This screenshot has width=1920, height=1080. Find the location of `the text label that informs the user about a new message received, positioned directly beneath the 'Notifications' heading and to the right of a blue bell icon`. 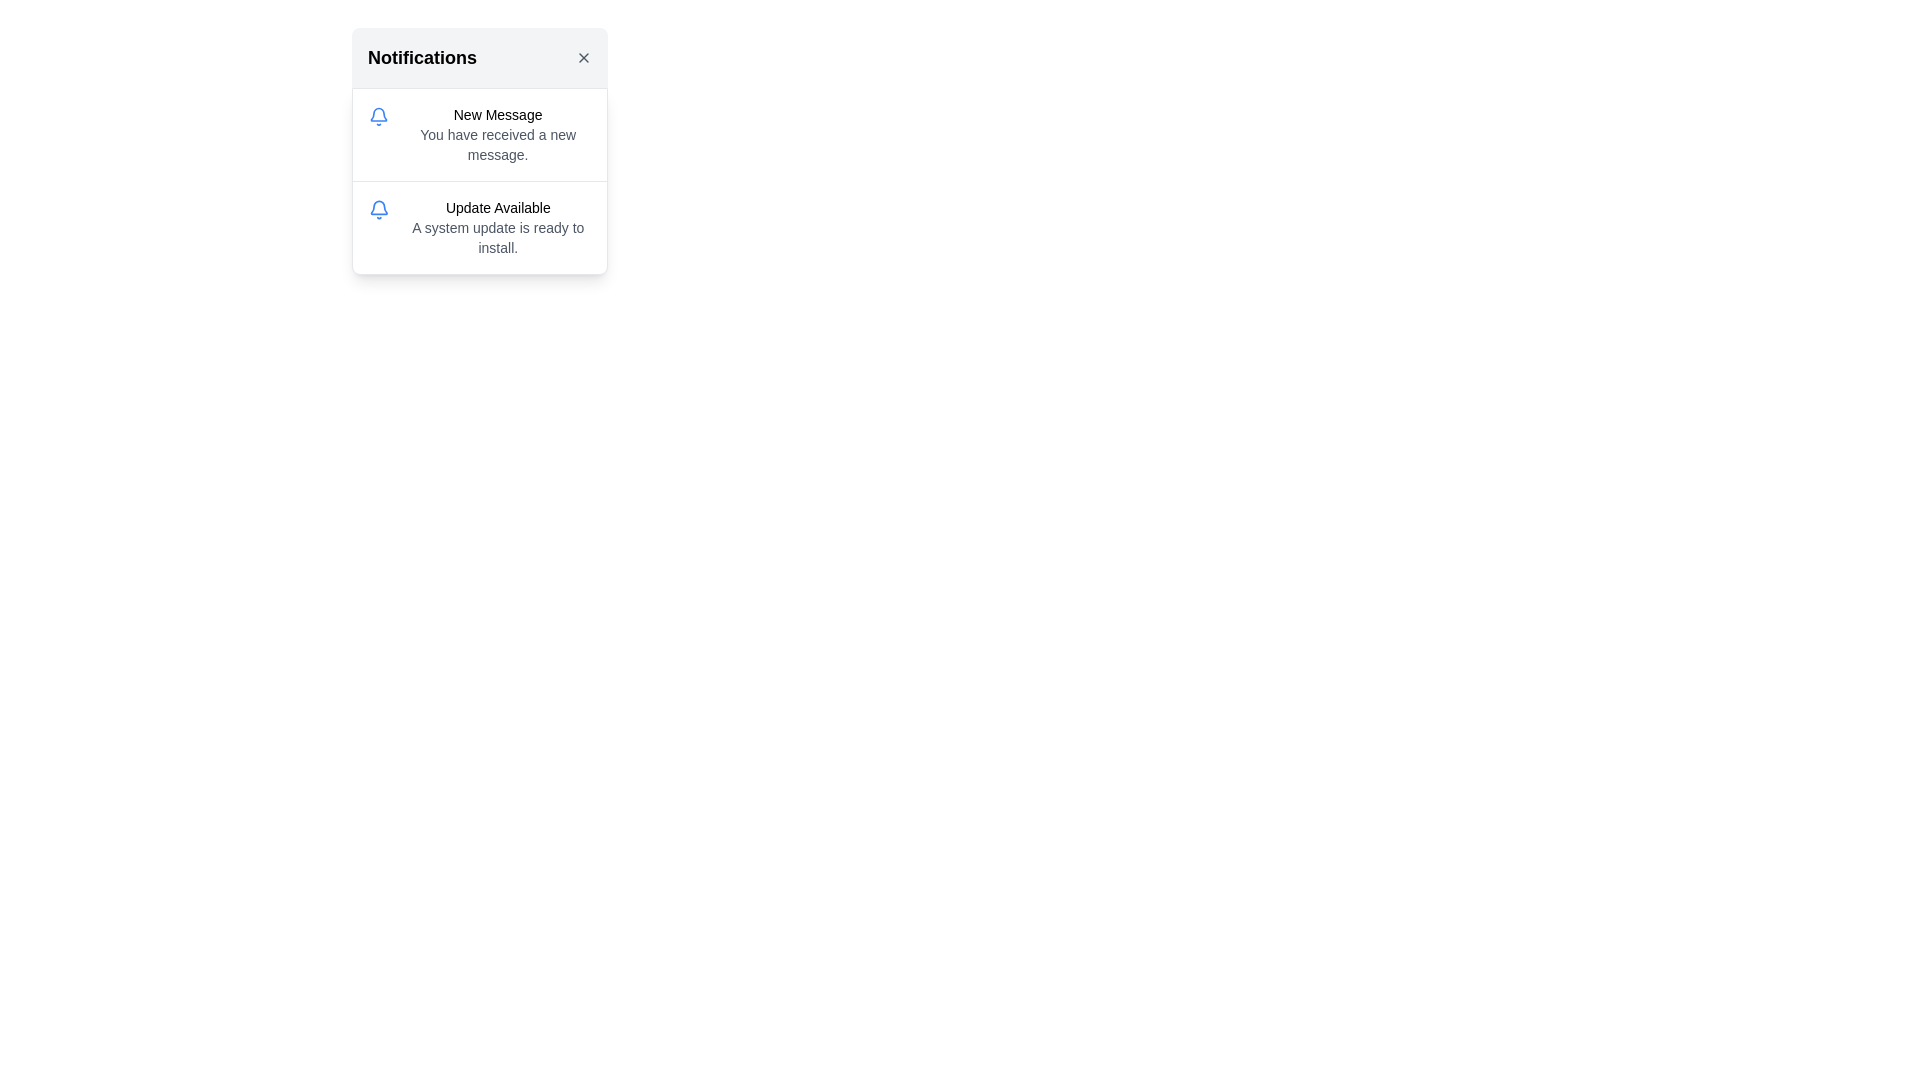

the text label that informs the user about a new message received, positioned directly beneath the 'Notifications' heading and to the right of a blue bell icon is located at coordinates (498, 135).